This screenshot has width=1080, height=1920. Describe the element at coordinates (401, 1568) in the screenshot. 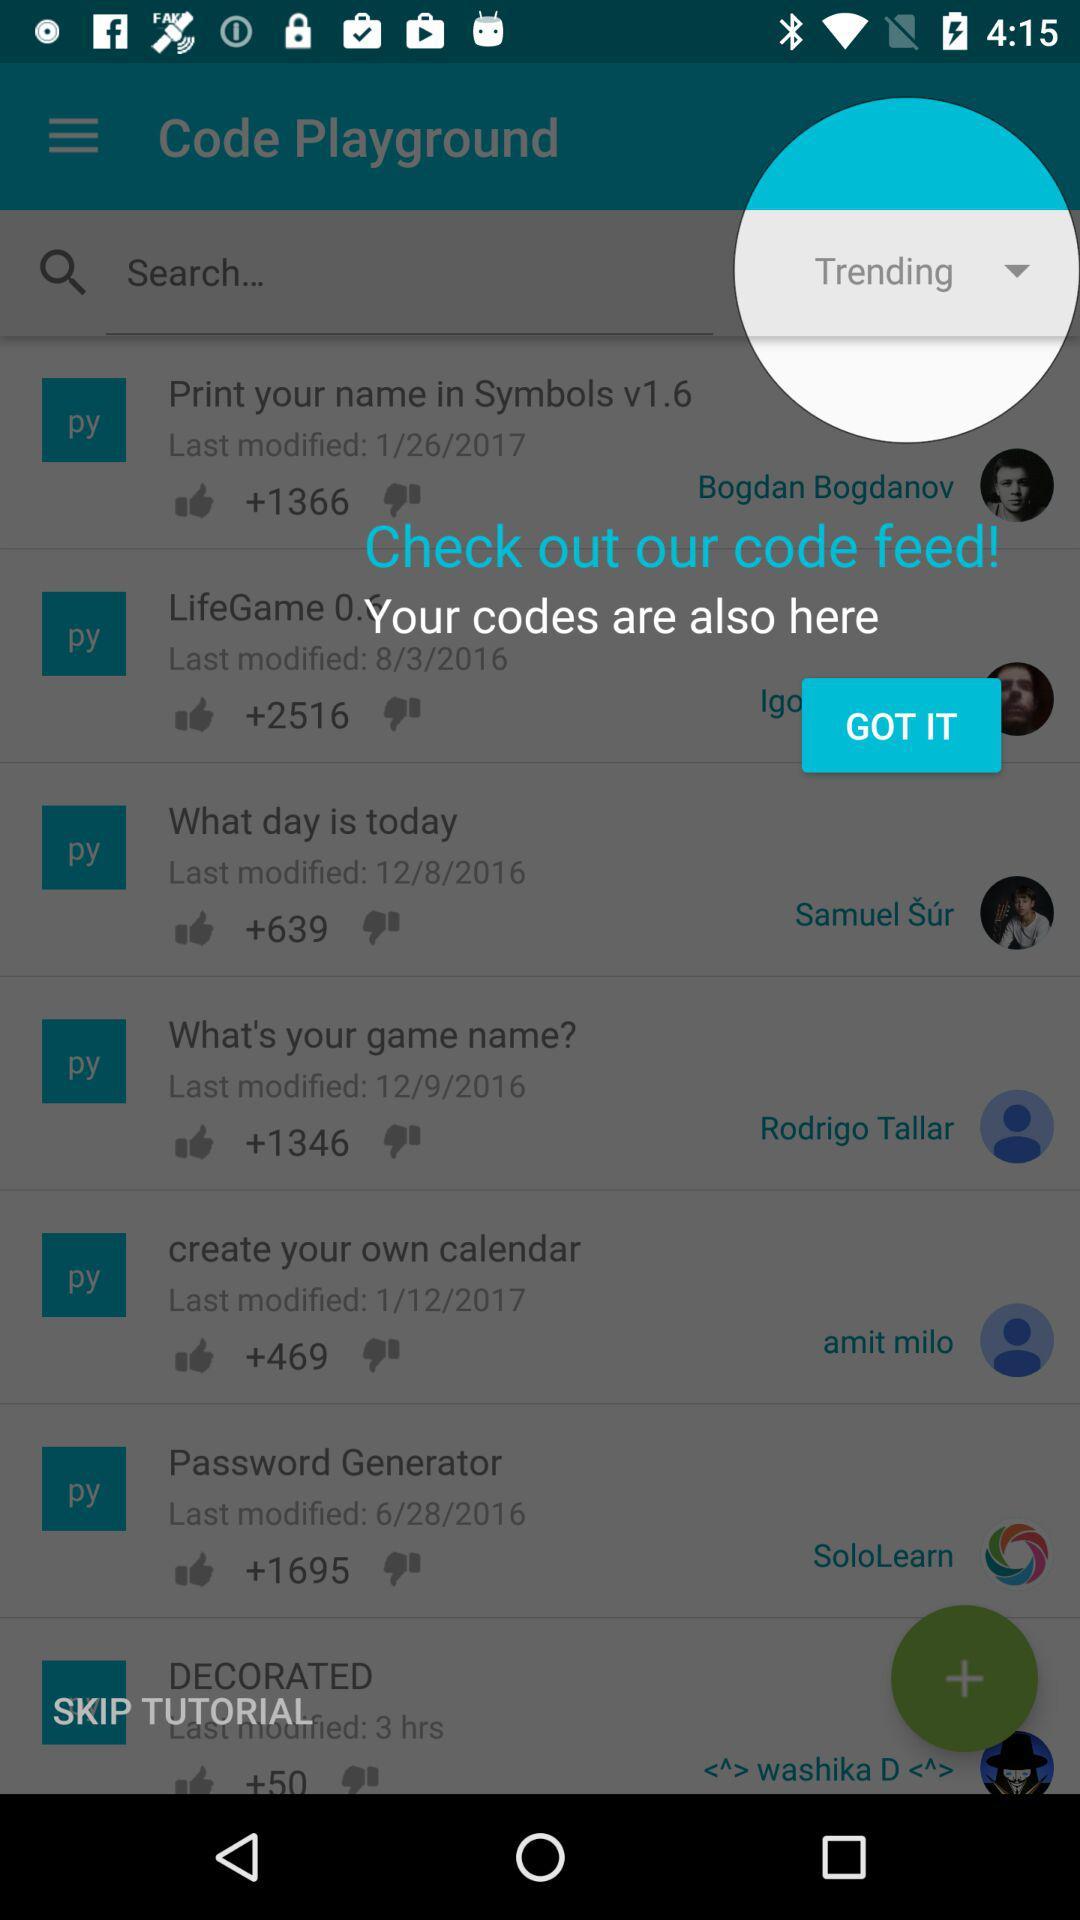

I see `the dislike icon at the bottom shown after 1695` at that location.